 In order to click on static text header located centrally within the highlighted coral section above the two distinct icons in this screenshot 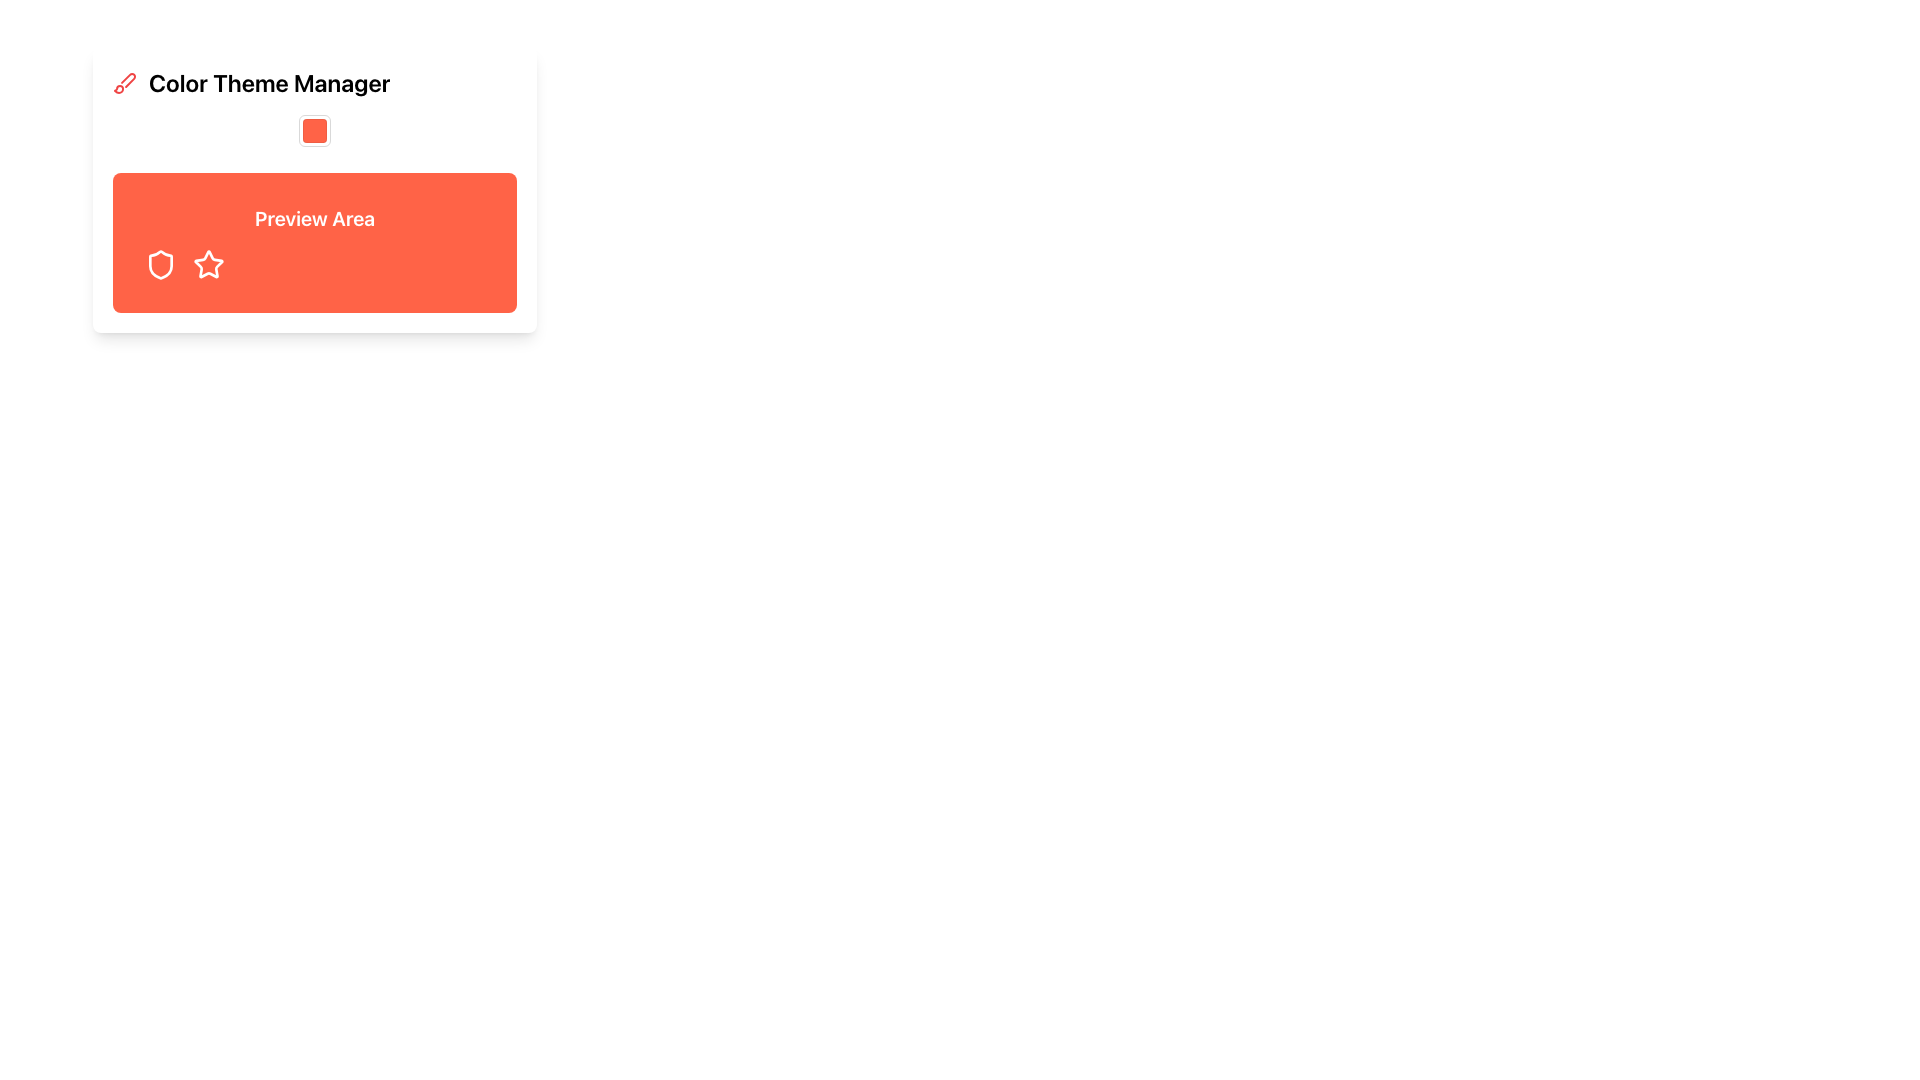, I will do `click(314, 219)`.